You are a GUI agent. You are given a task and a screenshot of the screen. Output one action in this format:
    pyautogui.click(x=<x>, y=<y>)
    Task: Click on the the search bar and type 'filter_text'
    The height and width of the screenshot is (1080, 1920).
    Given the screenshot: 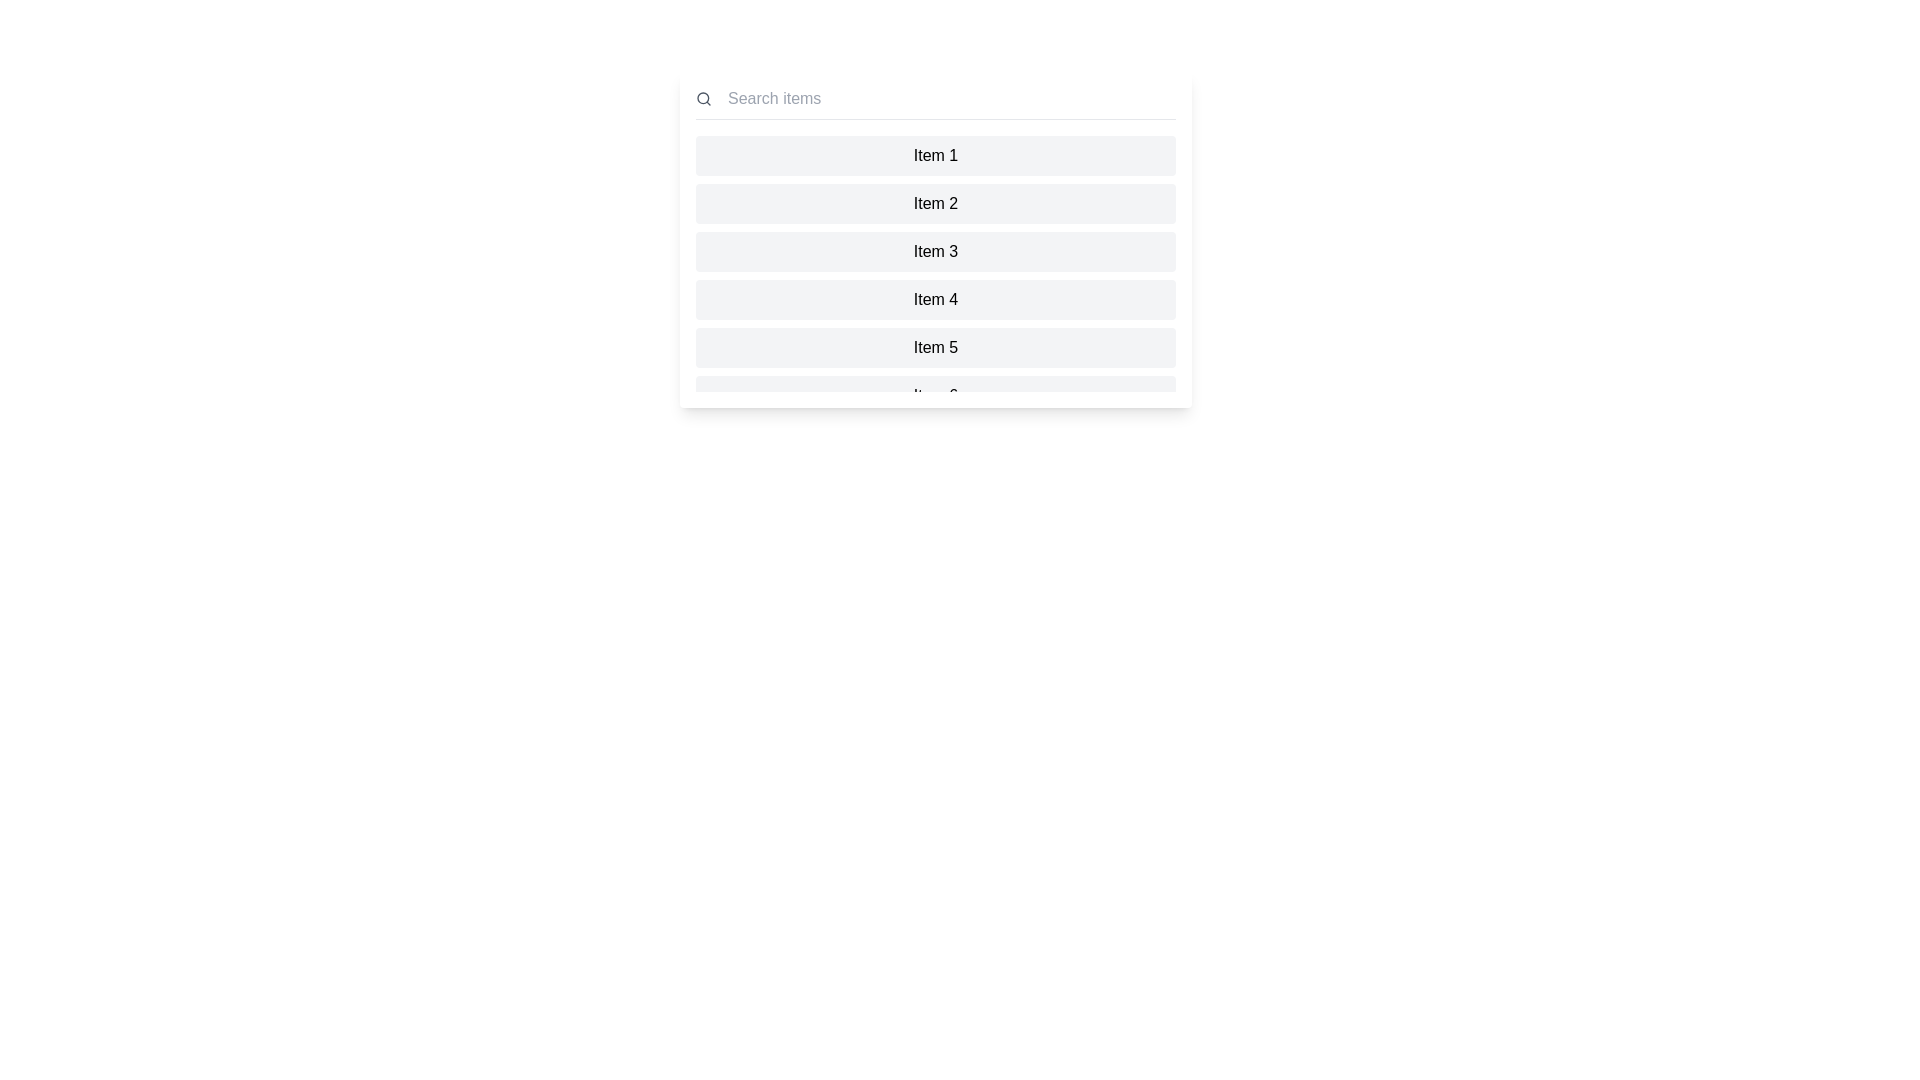 What is the action you would take?
    pyautogui.click(x=947, y=99)
    